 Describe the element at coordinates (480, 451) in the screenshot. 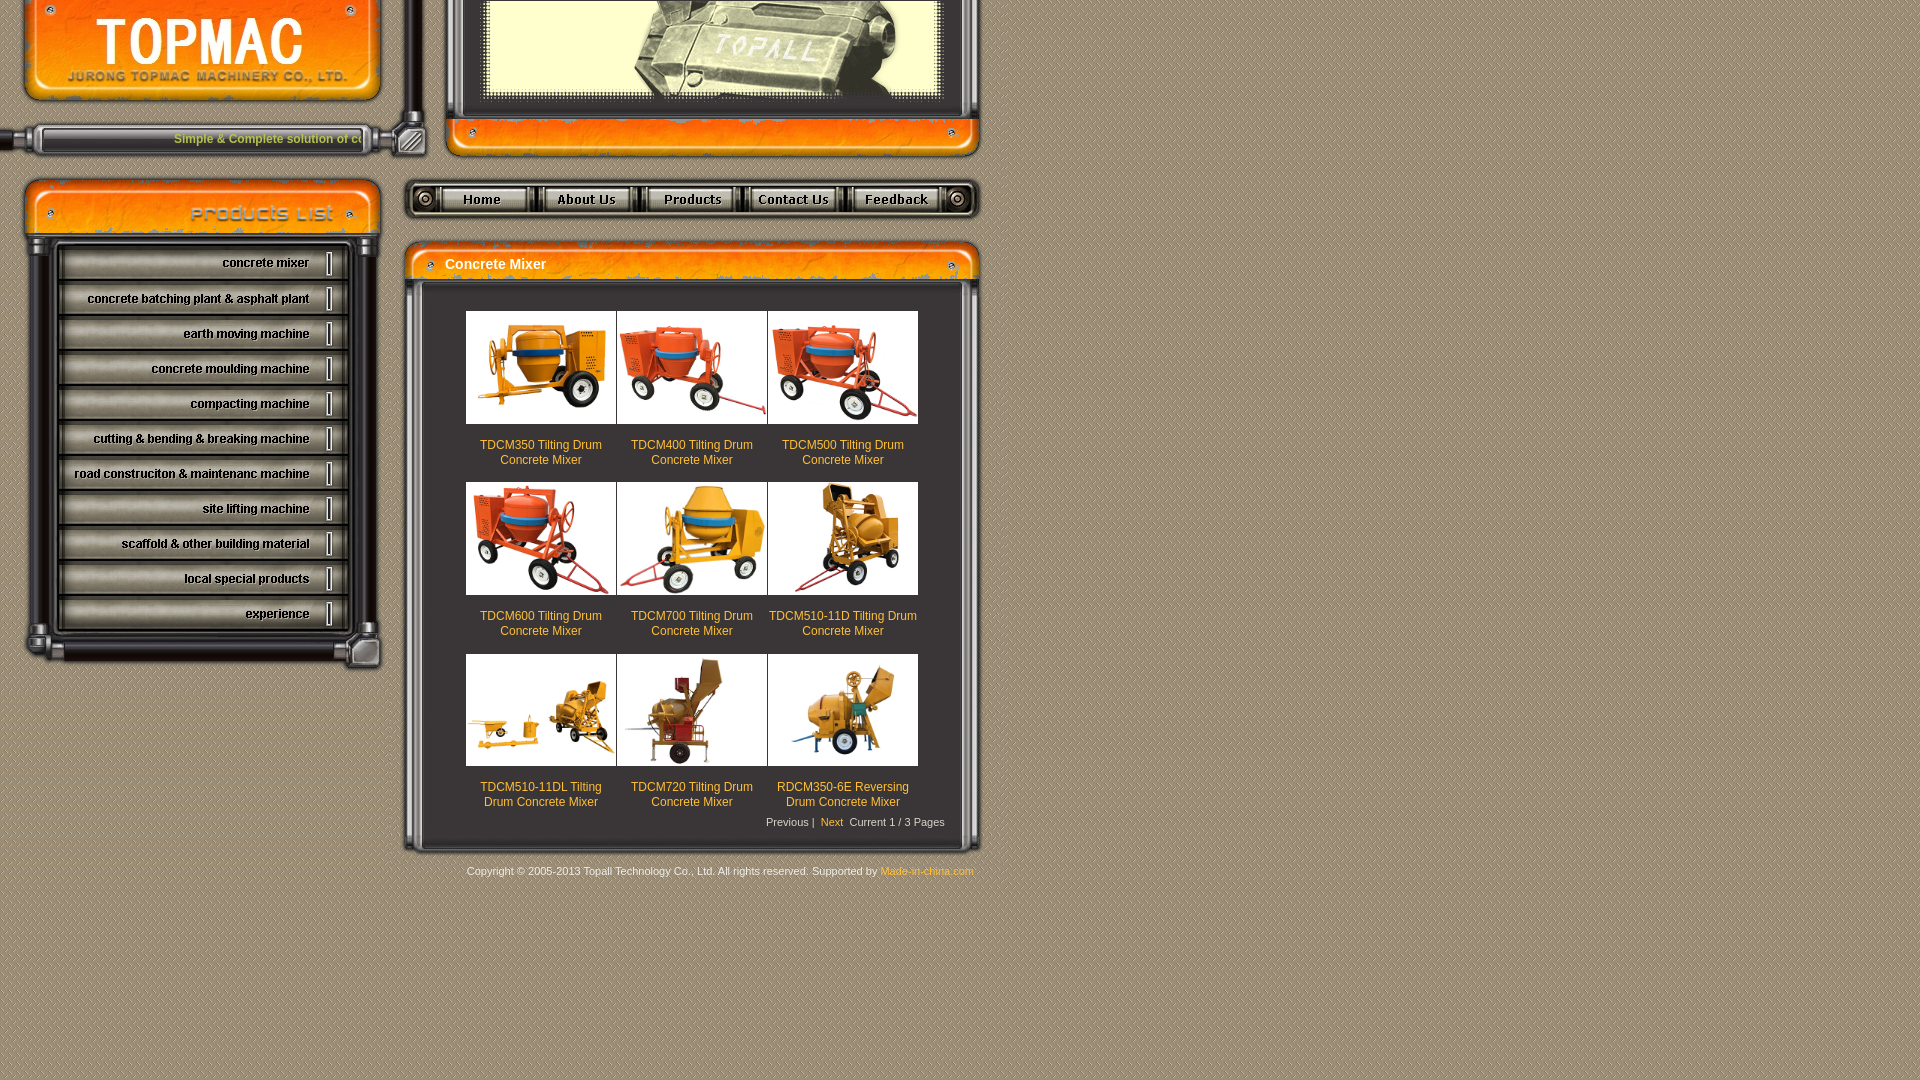

I see `'TDCM350 Tilting Drum Concrete Mixer'` at that location.